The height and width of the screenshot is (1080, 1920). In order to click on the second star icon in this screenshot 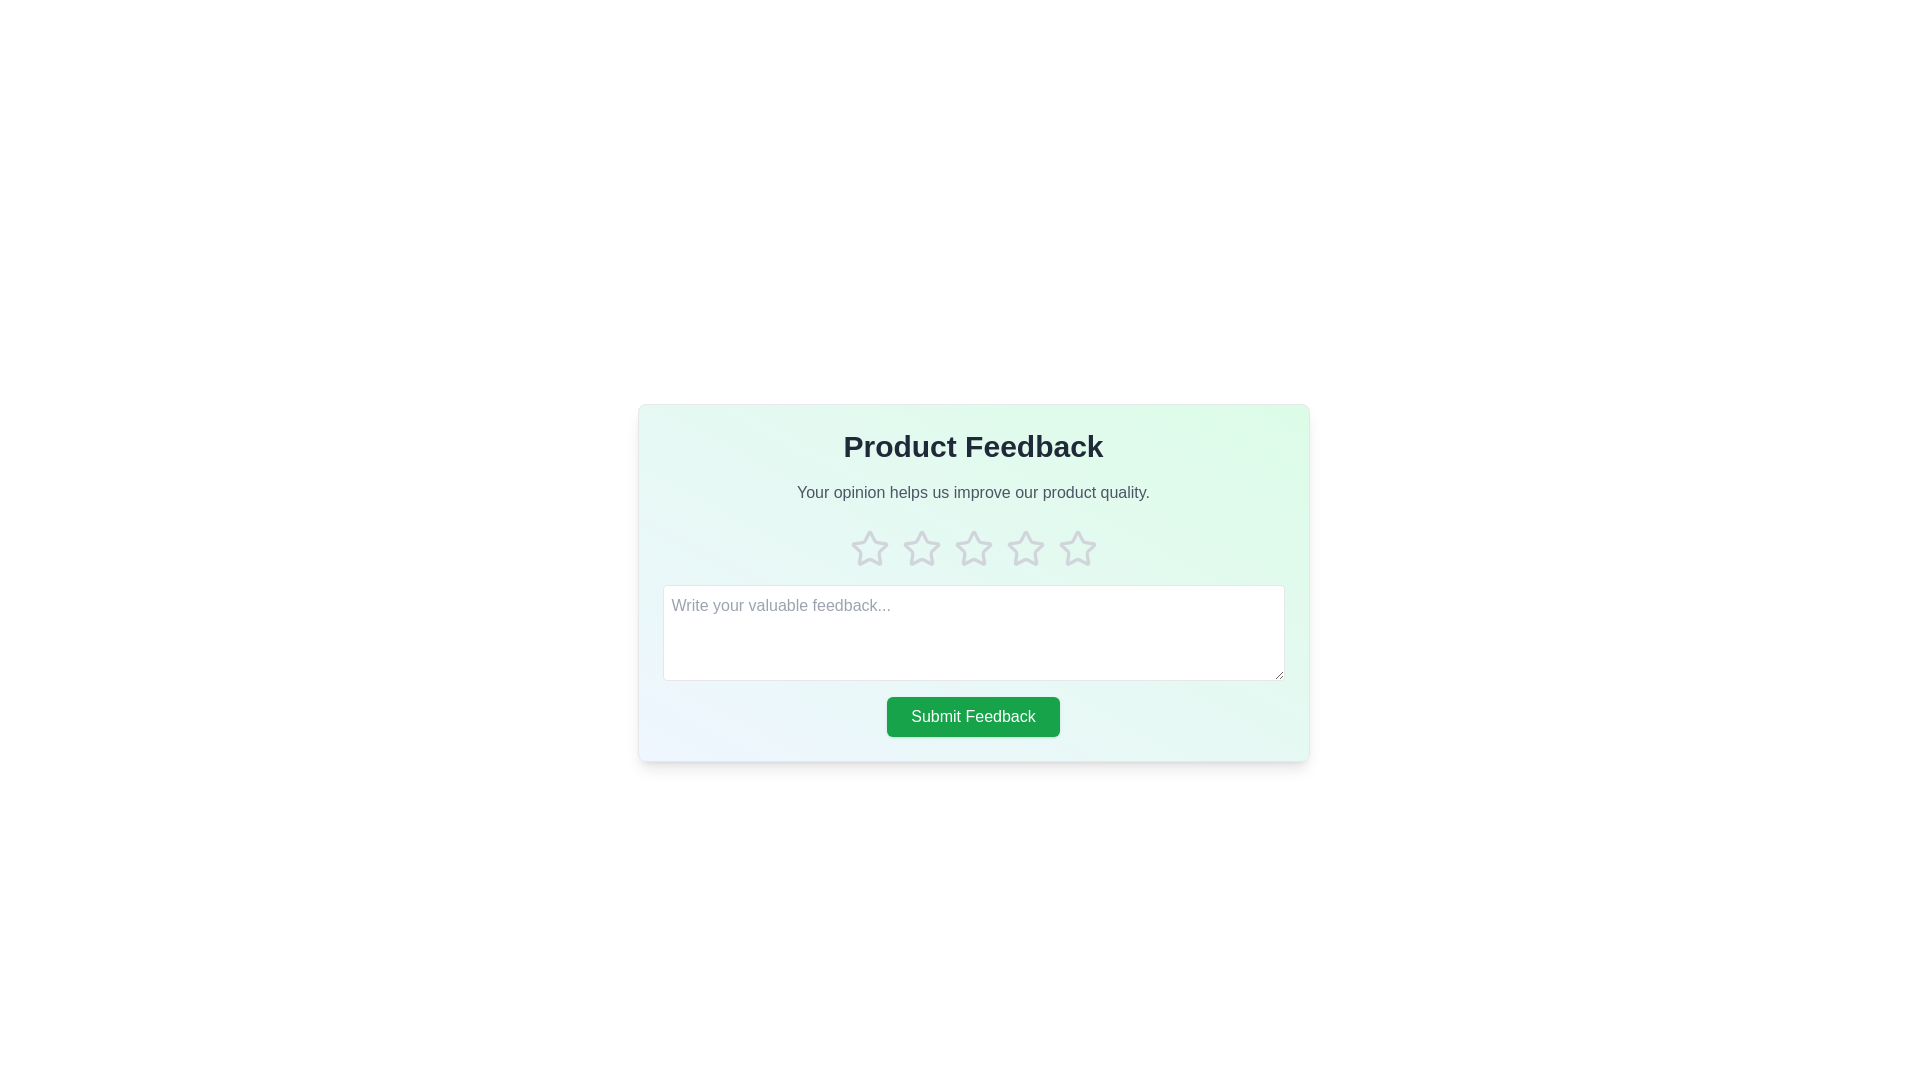, I will do `click(920, 548)`.